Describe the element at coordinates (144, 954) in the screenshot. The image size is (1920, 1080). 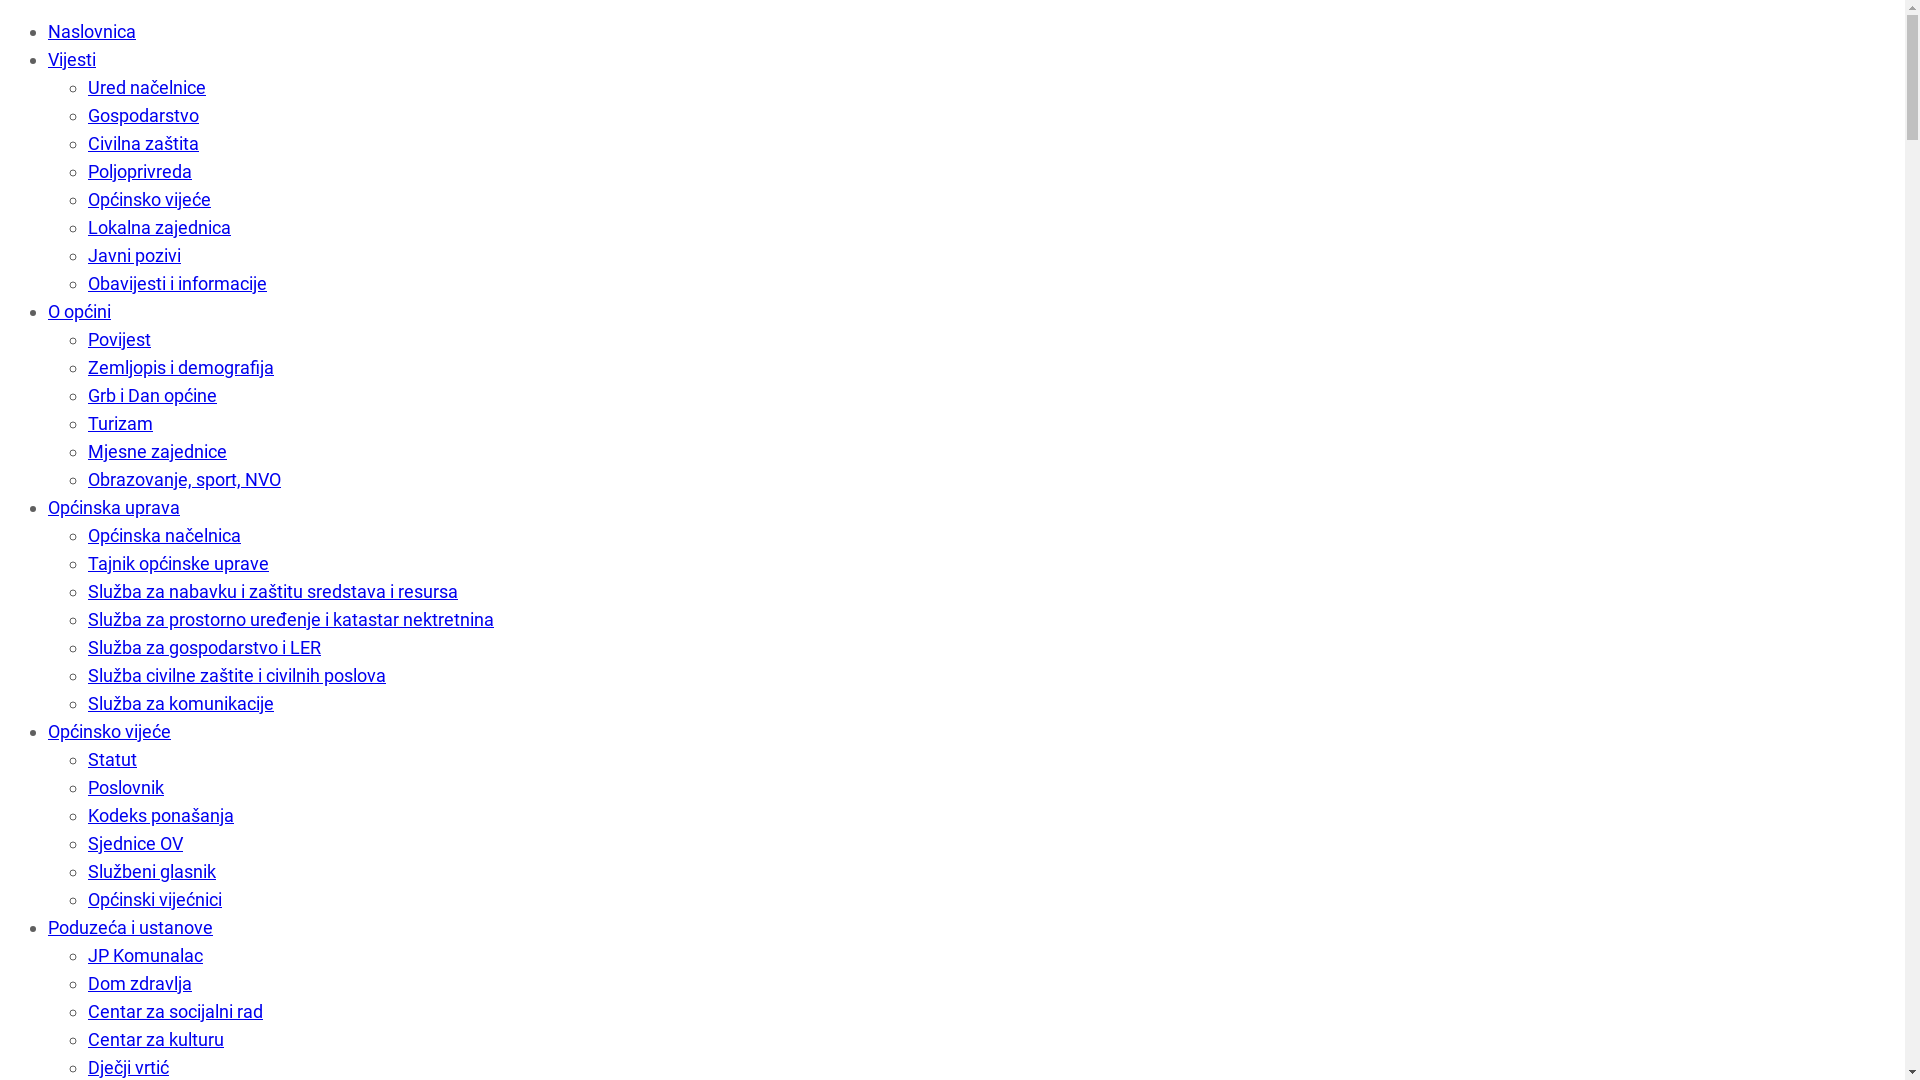
I see `'JP Komunalac'` at that location.